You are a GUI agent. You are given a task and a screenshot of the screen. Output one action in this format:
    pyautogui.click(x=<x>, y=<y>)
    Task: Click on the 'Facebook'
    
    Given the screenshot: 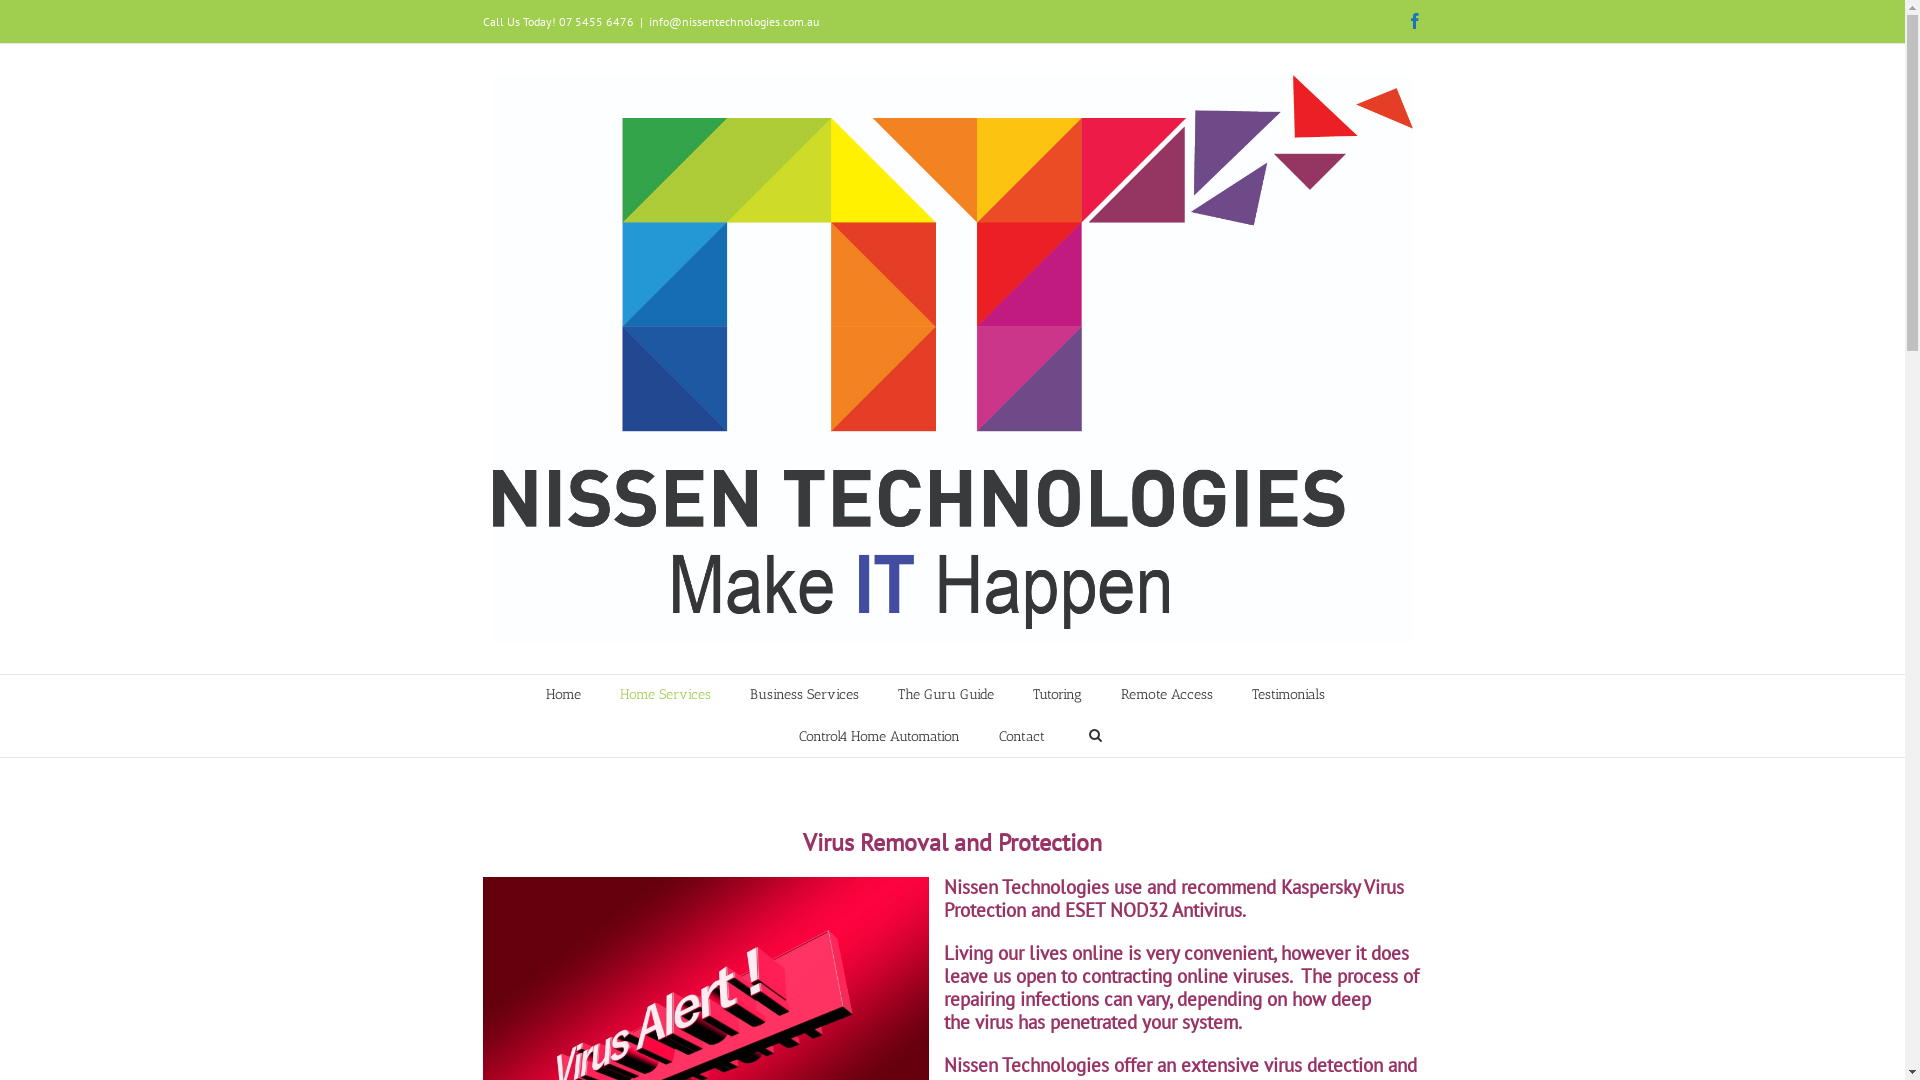 What is the action you would take?
    pyautogui.click(x=1413, y=20)
    